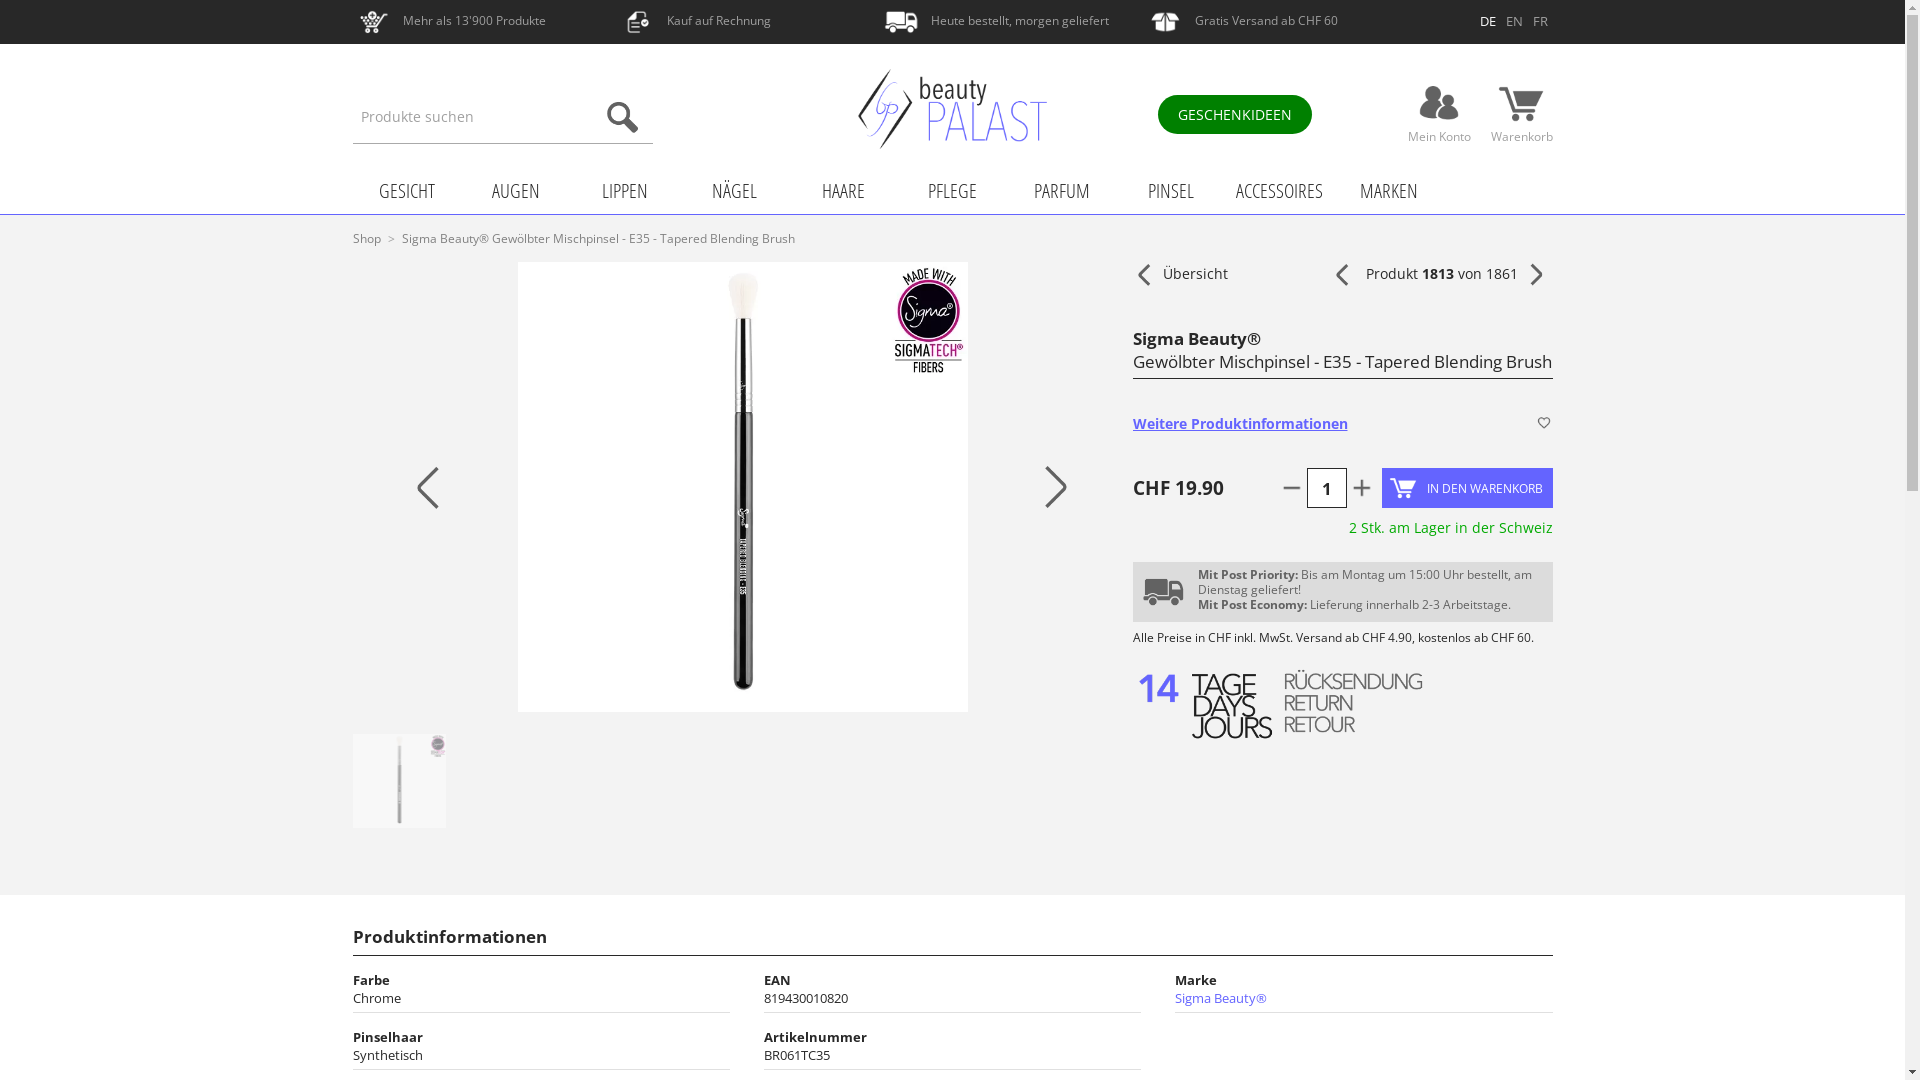  What do you see at coordinates (1539, 20) in the screenshot?
I see `'FR'` at bounding box center [1539, 20].